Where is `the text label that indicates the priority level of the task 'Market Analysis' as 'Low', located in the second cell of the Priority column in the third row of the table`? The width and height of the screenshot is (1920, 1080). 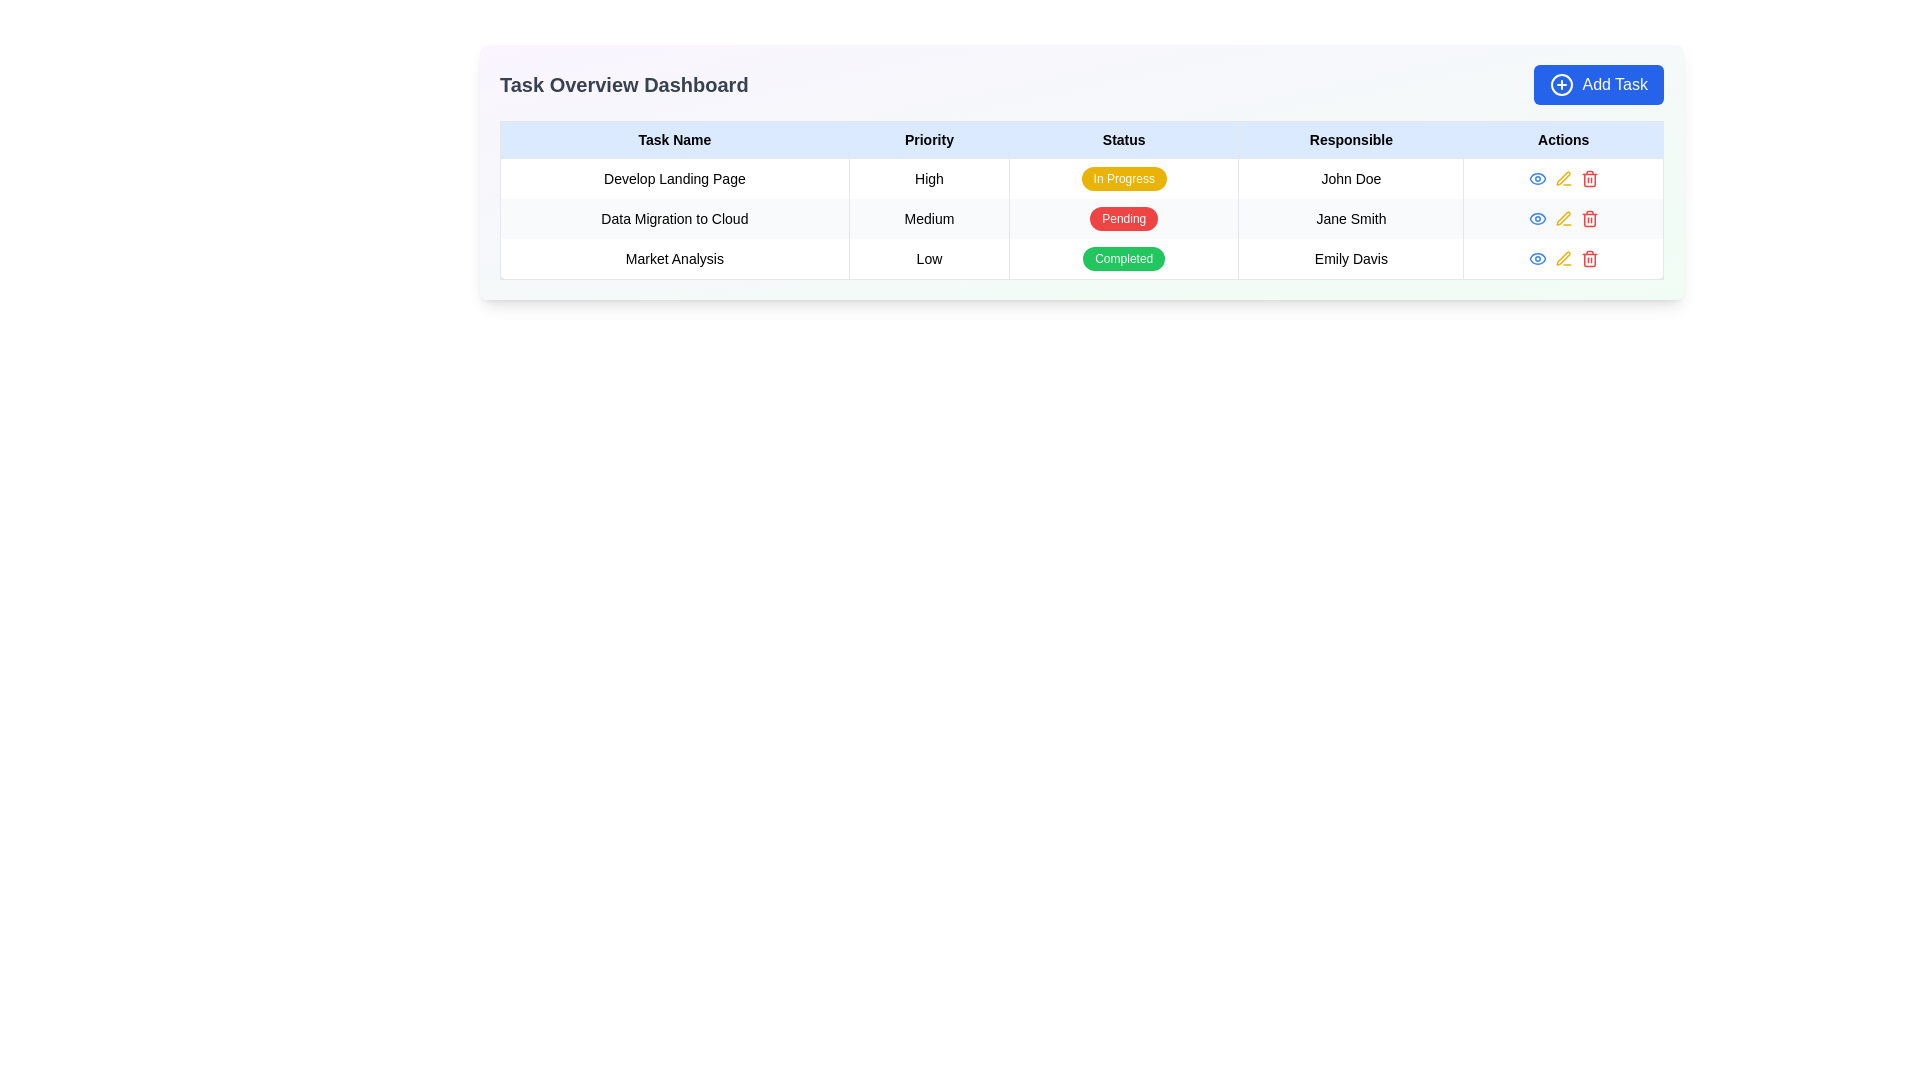 the text label that indicates the priority level of the task 'Market Analysis' as 'Low', located in the second cell of the Priority column in the third row of the table is located at coordinates (928, 258).